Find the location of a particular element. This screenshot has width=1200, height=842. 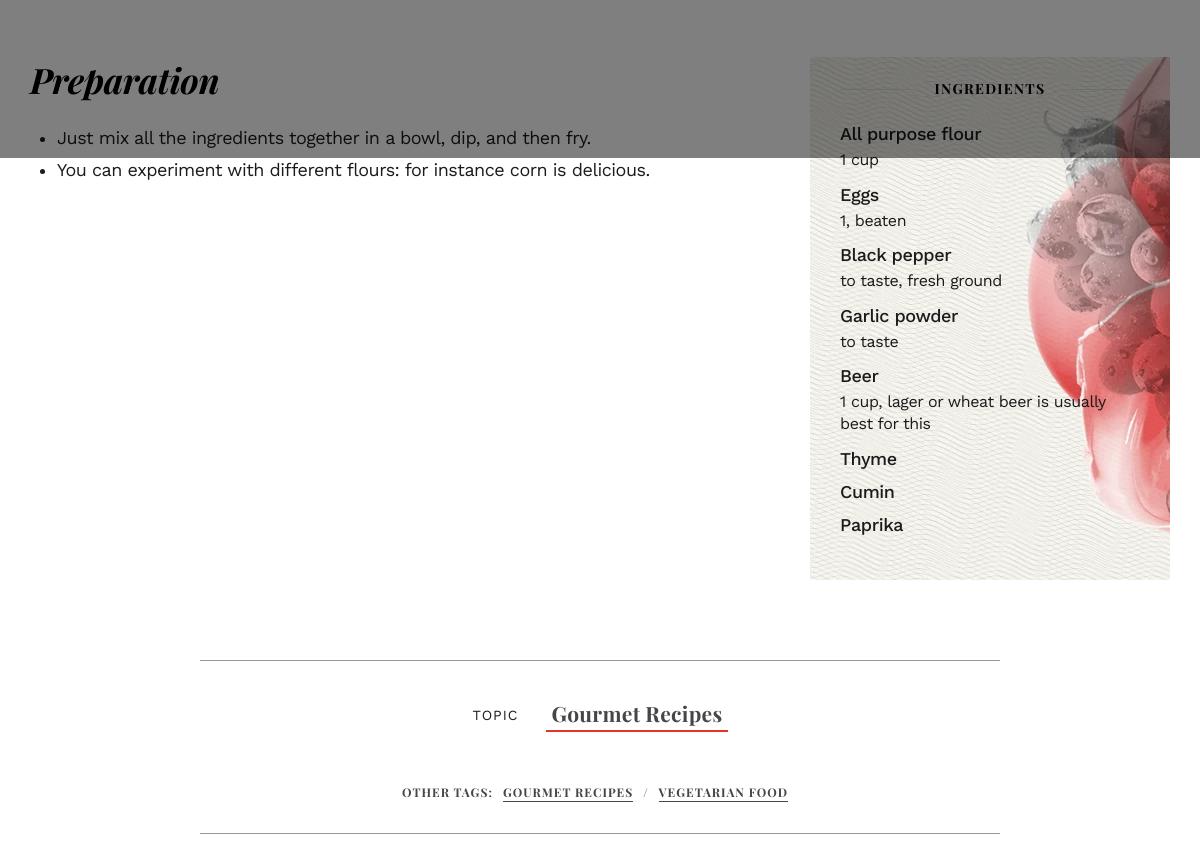

'Topic' is located at coordinates (494, 716).